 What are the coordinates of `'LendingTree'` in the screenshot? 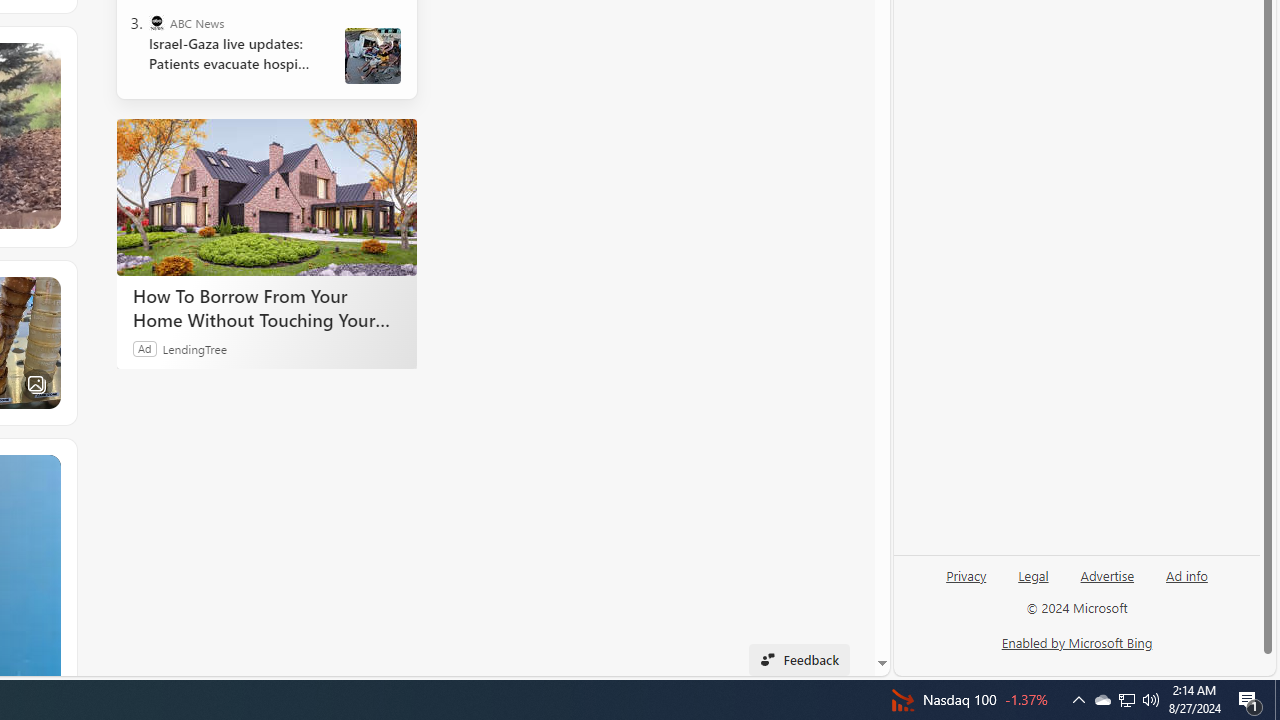 It's located at (195, 347).